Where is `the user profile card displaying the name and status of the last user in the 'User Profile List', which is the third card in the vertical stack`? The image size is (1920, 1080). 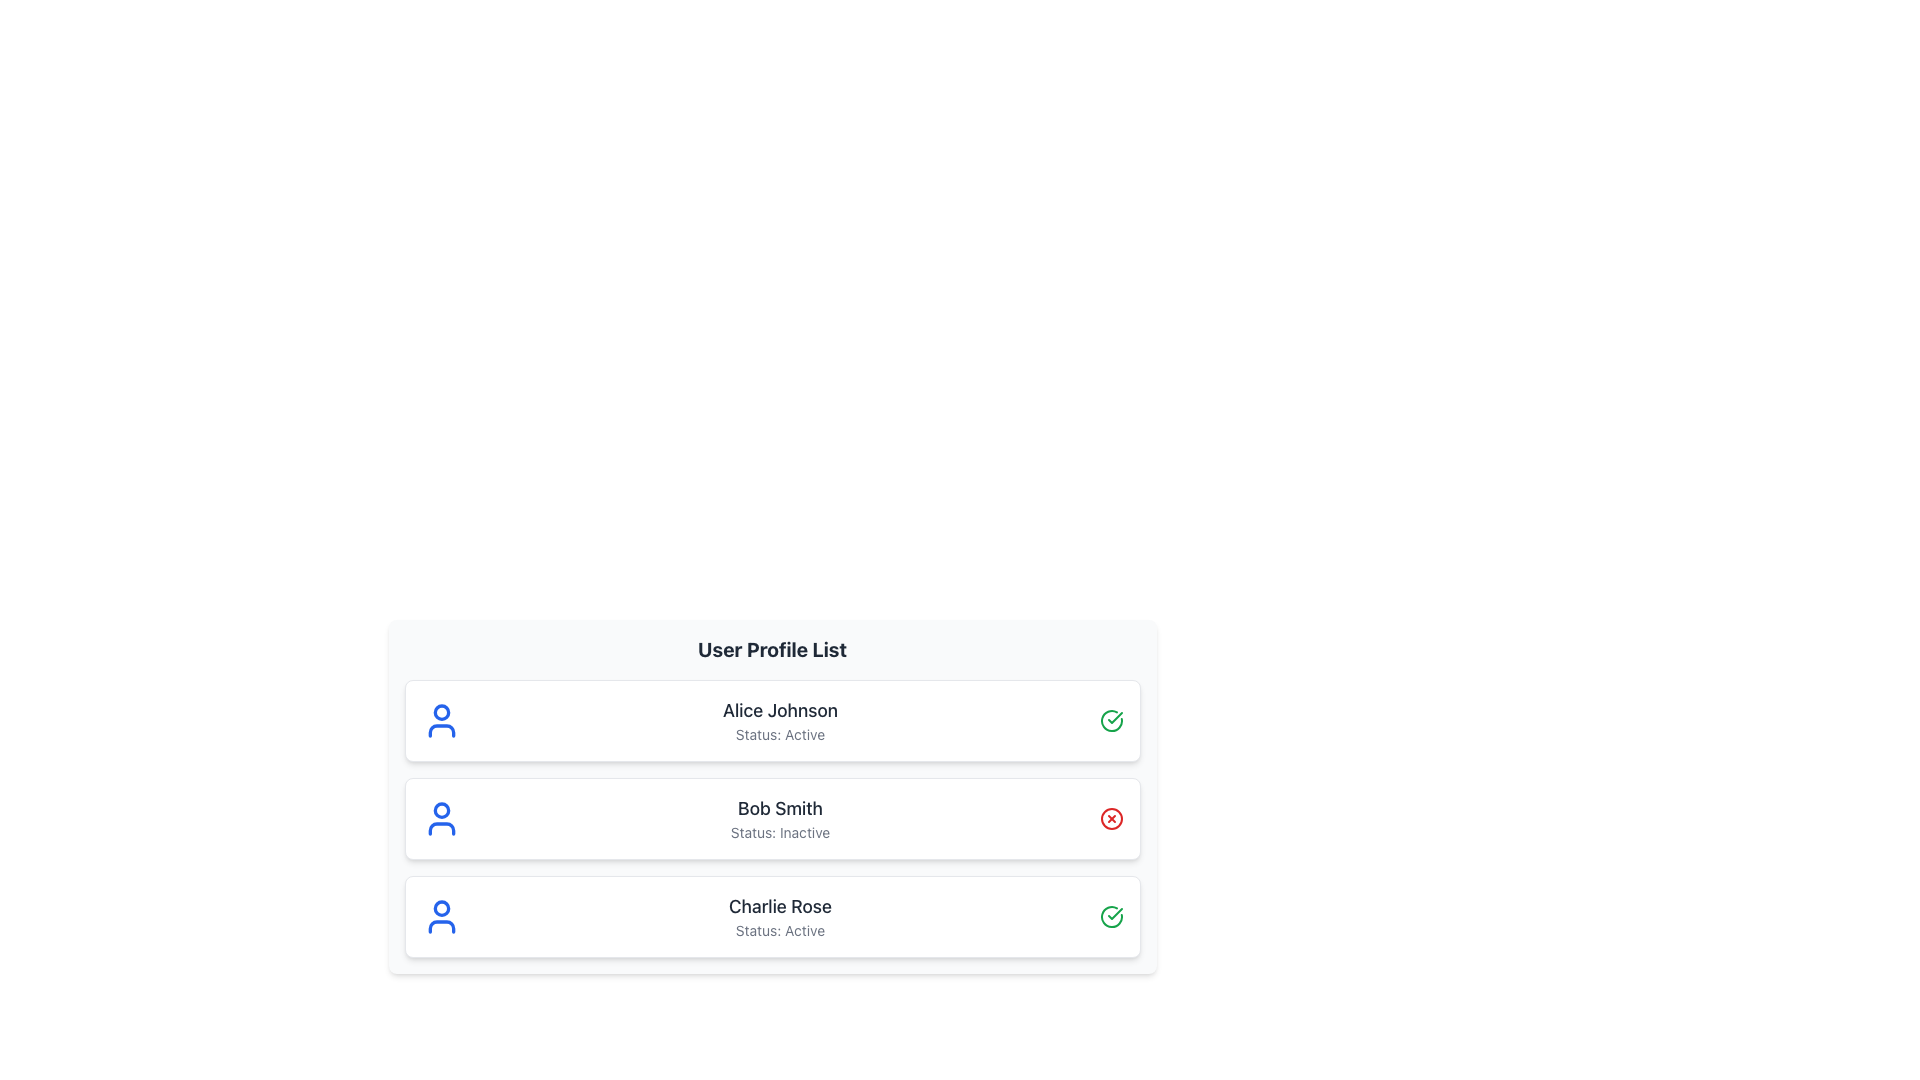
the user profile card displaying the name and status of the last user in the 'User Profile List', which is the third card in the vertical stack is located at coordinates (771, 917).